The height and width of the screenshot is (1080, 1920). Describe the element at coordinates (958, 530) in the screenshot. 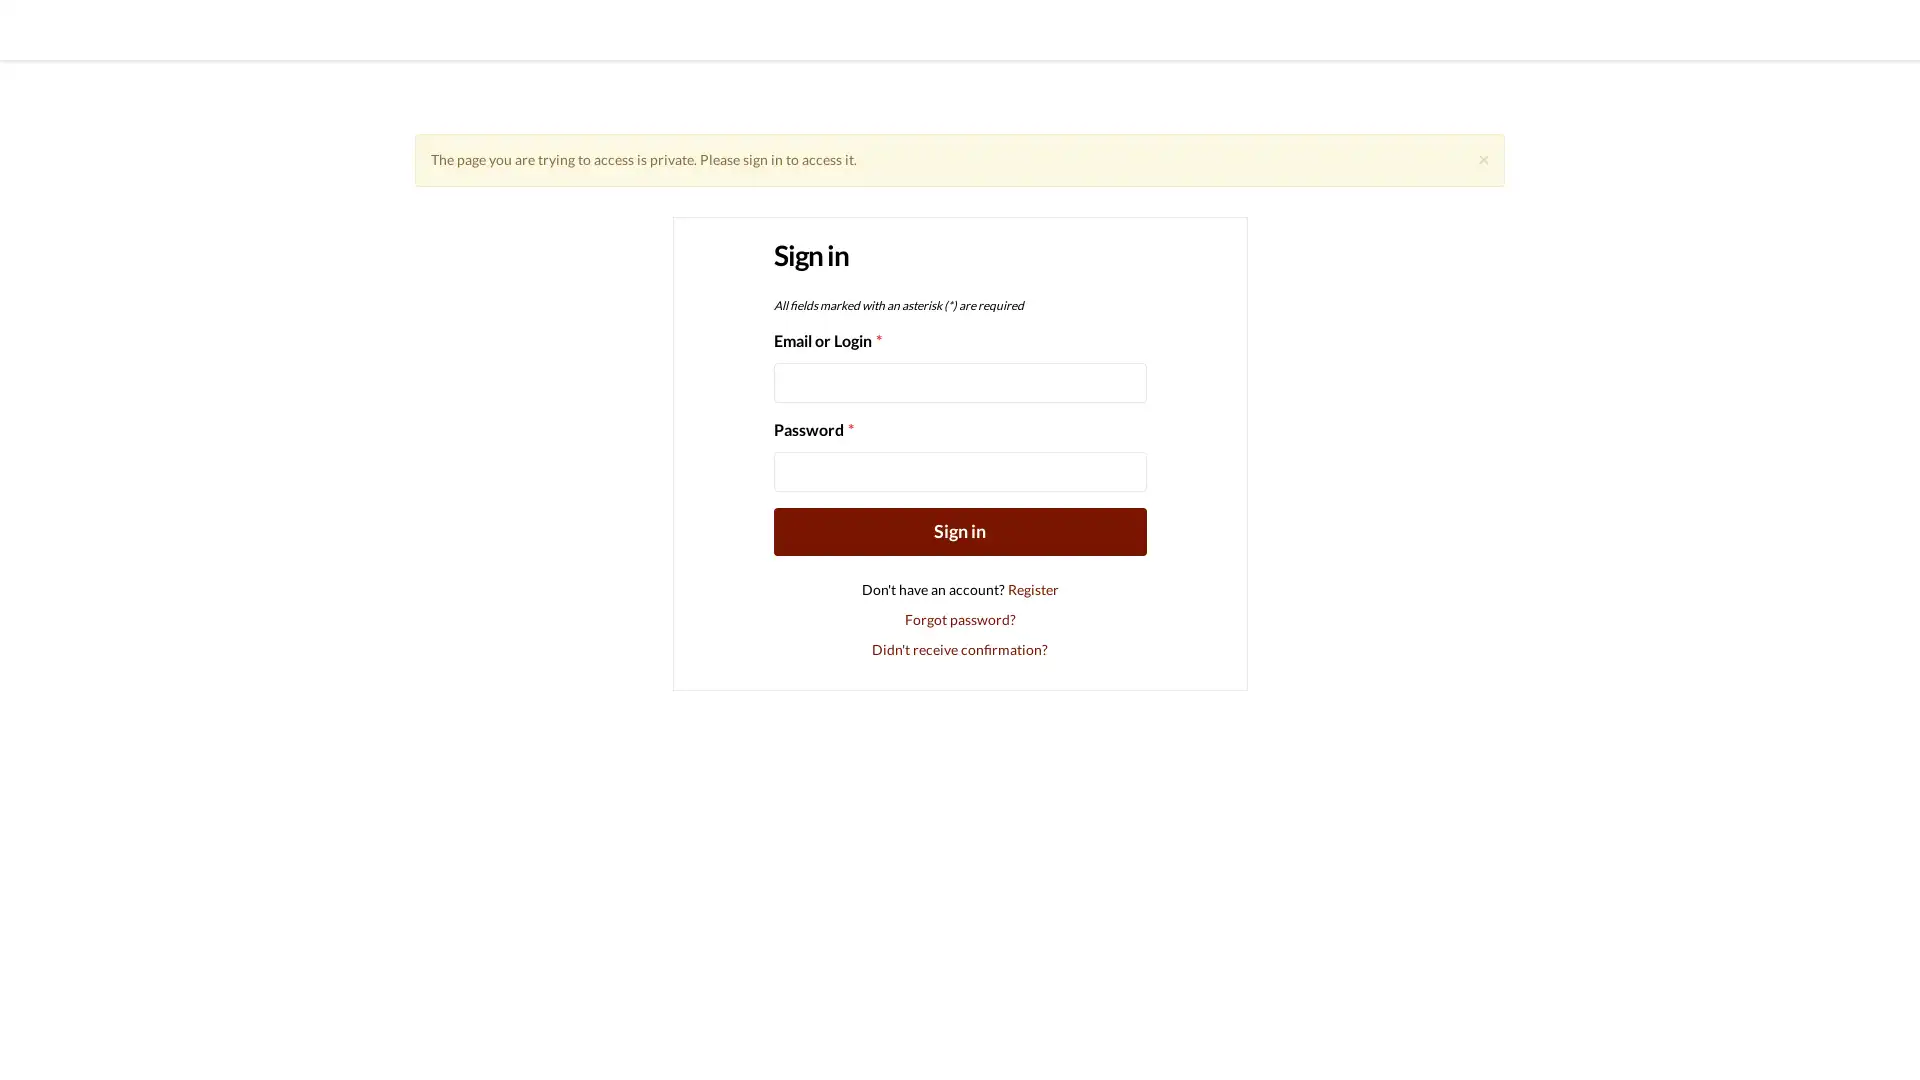

I see `Sign in` at that location.